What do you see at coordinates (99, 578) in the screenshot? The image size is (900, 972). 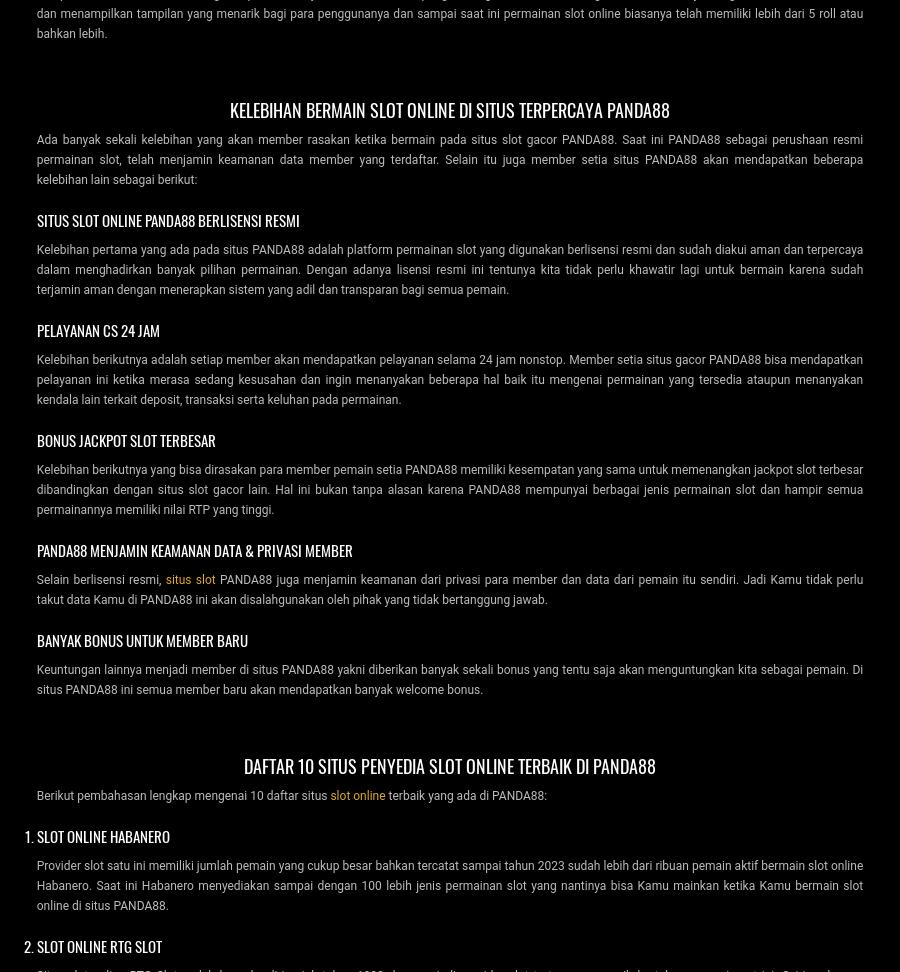 I see `'Selain berlisensi resmi,'` at bounding box center [99, 578].